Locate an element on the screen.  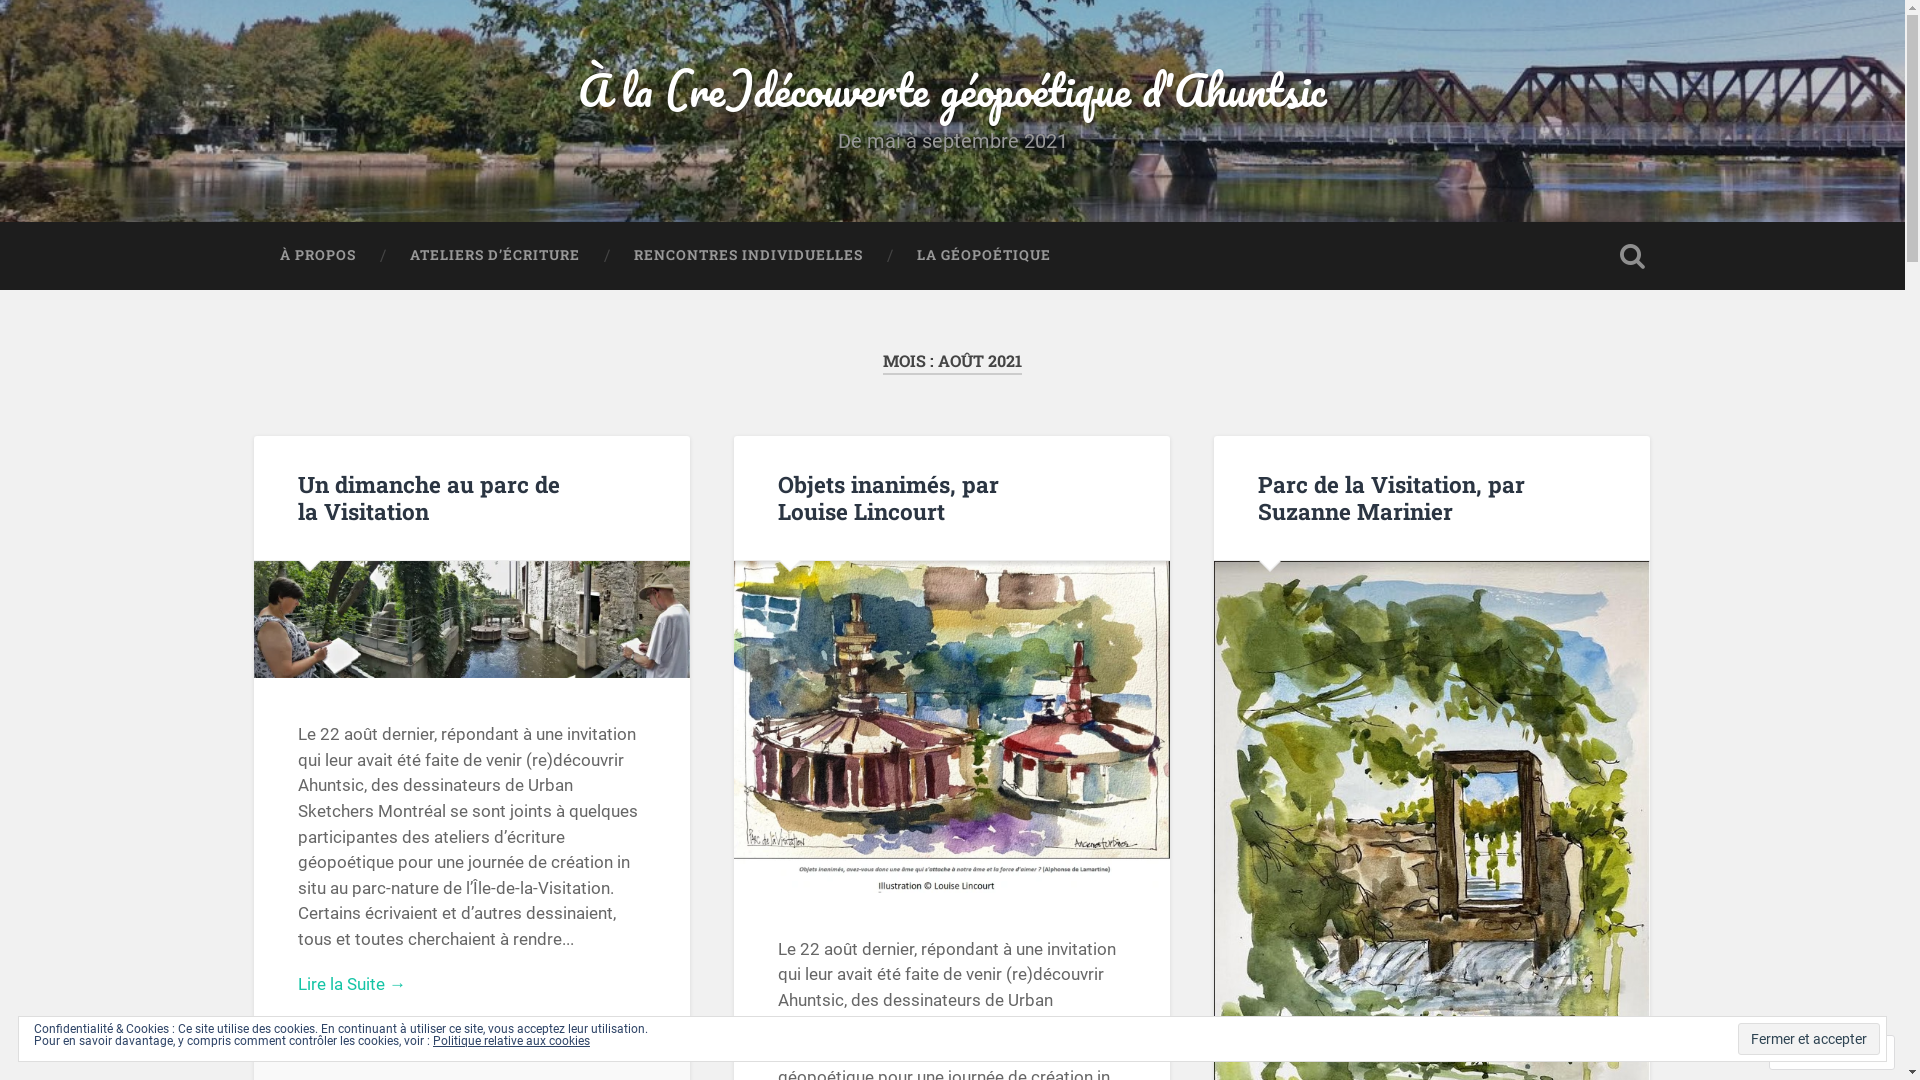
'Fermer et accepter' is located at coordinates (1809, 1037).